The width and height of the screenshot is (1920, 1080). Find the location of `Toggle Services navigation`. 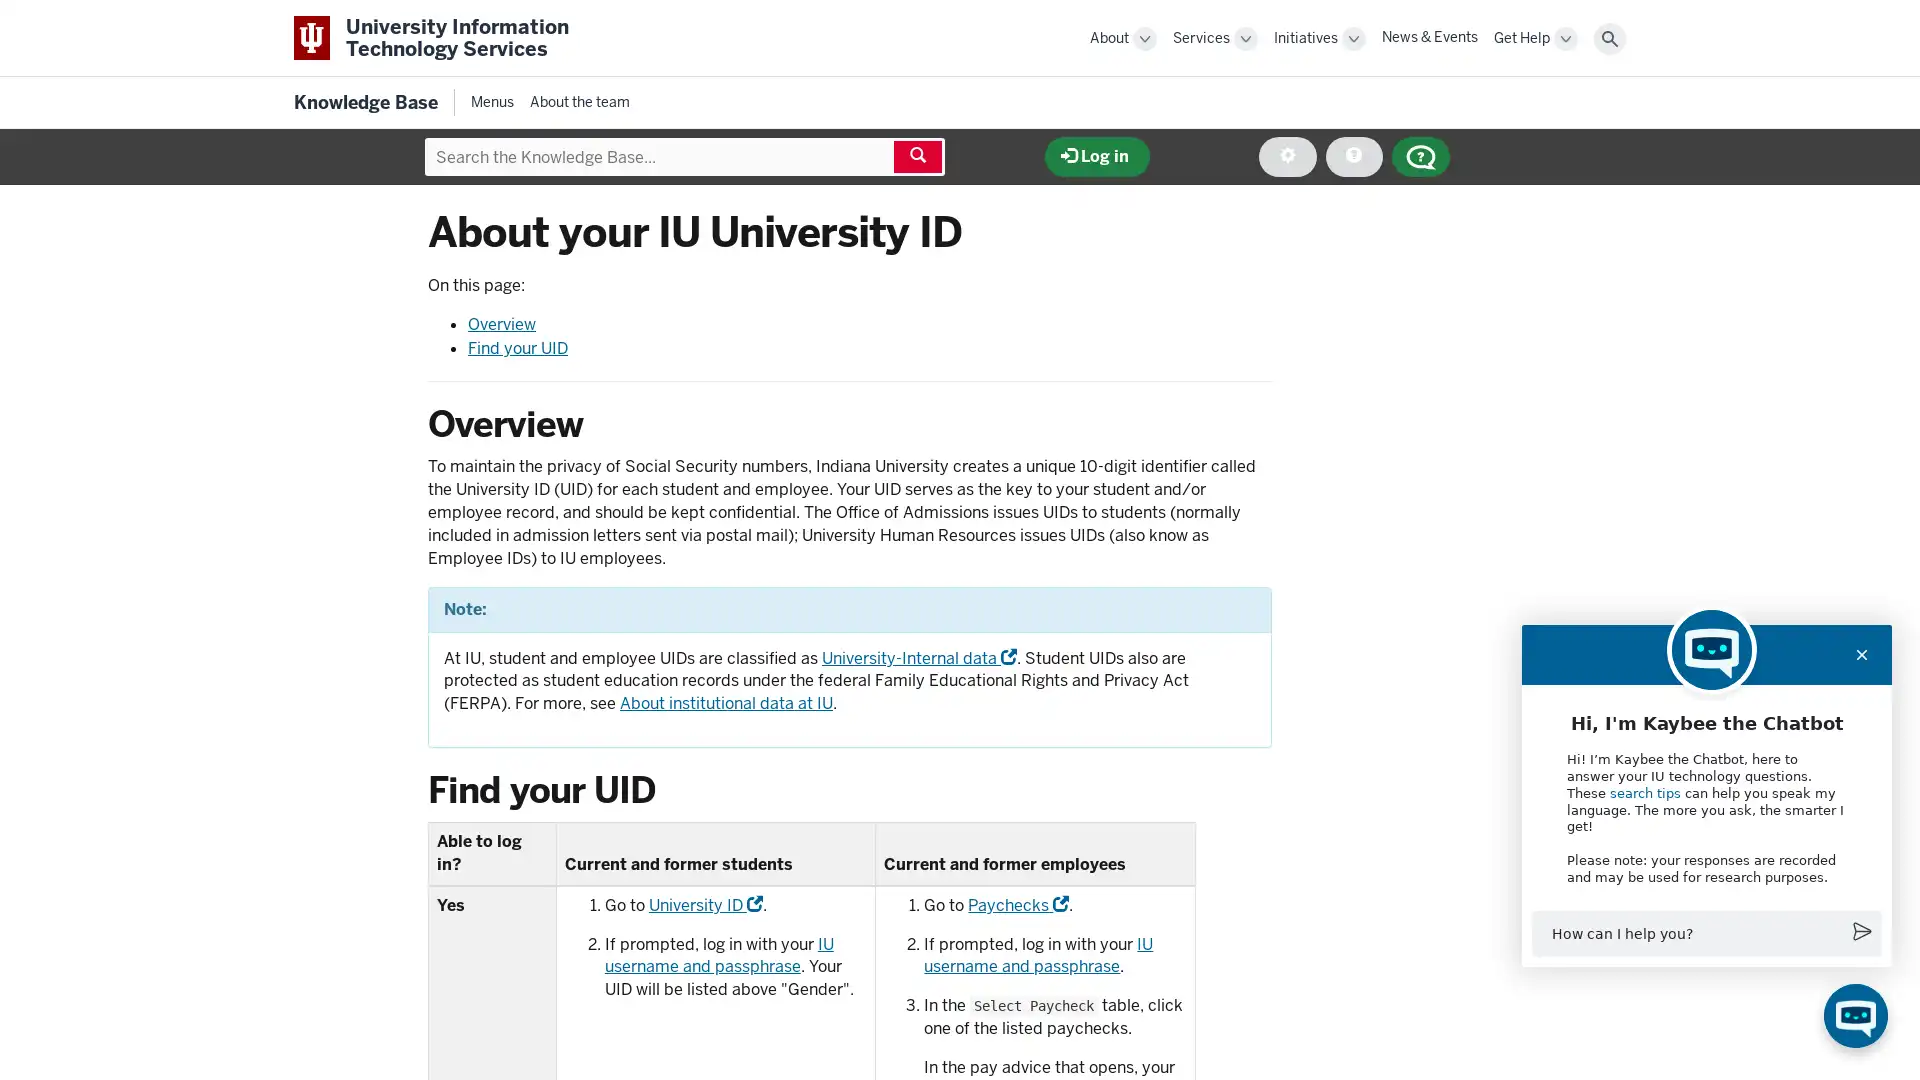

Toggle Services navigation is located at coordinates (1245, 38).